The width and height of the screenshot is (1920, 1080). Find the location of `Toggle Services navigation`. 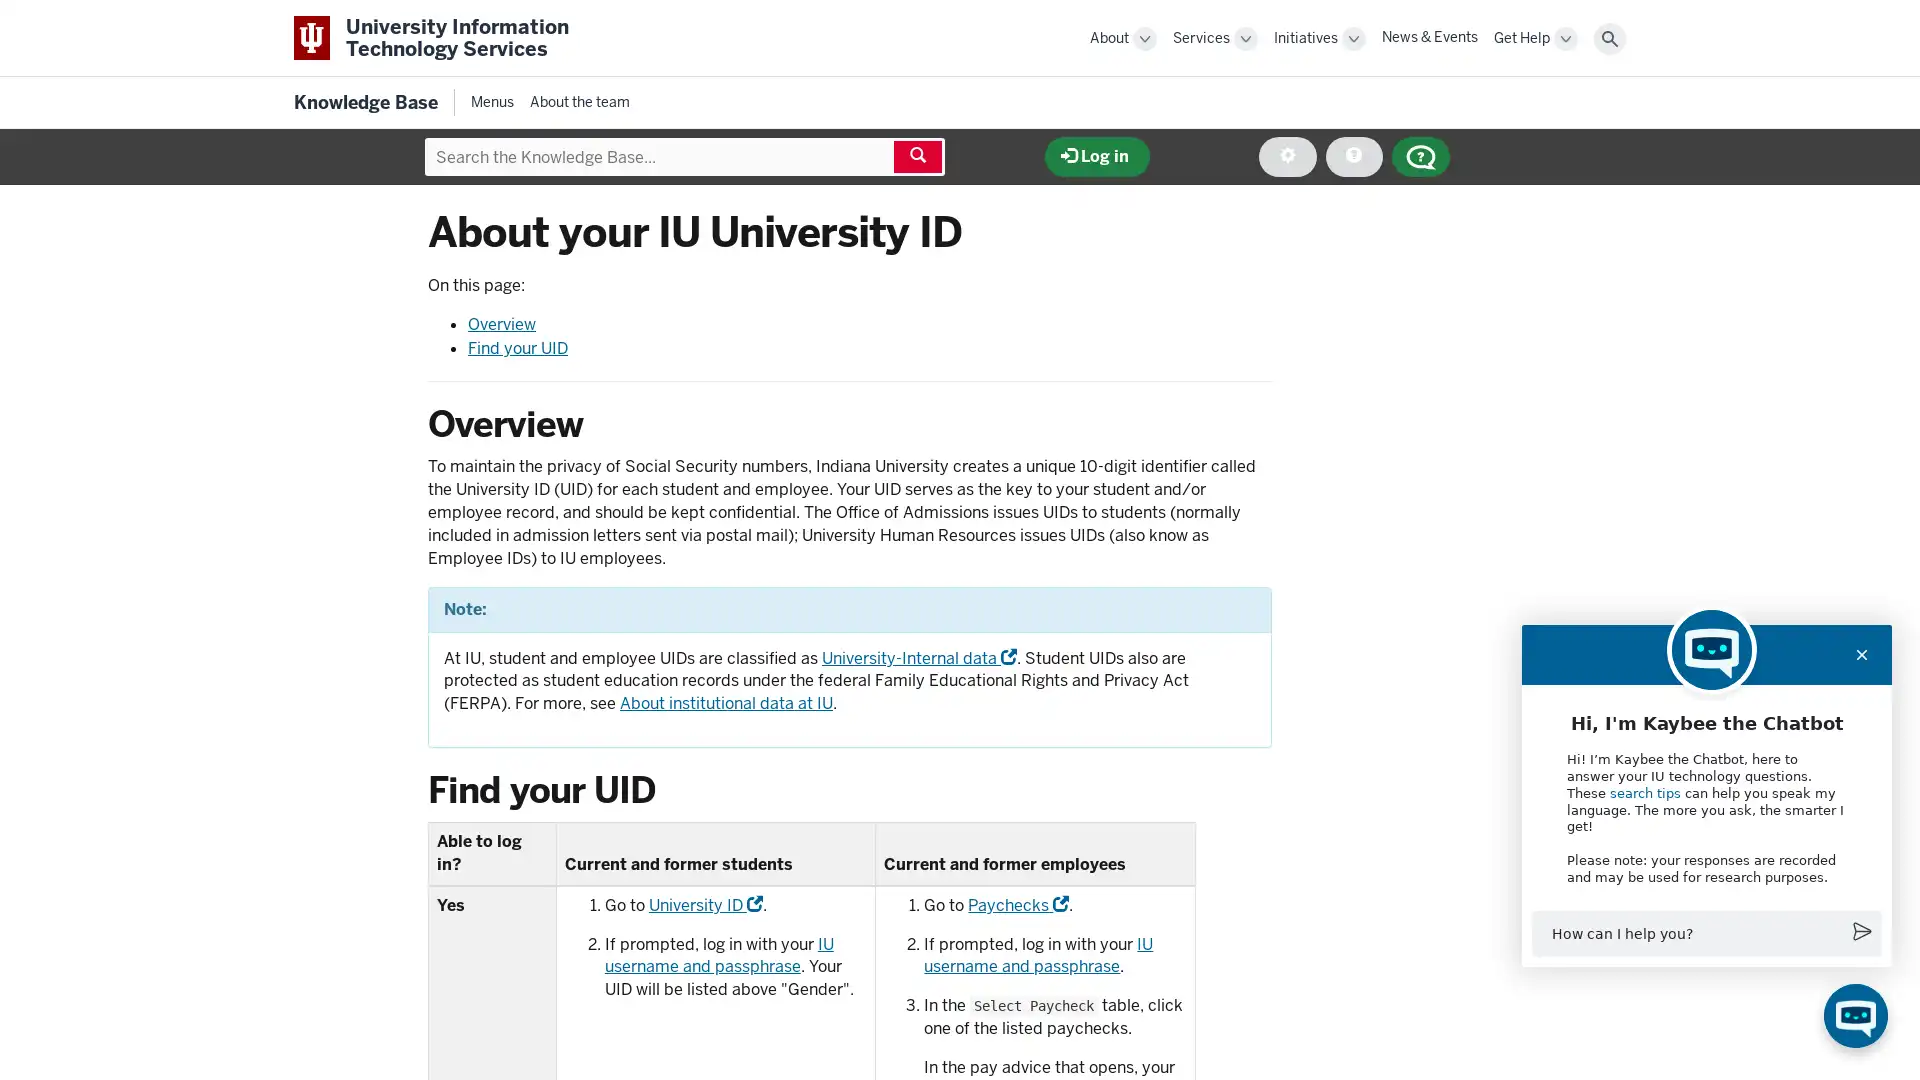

Toggle Services navigation is located at coordinates (1245, 38).